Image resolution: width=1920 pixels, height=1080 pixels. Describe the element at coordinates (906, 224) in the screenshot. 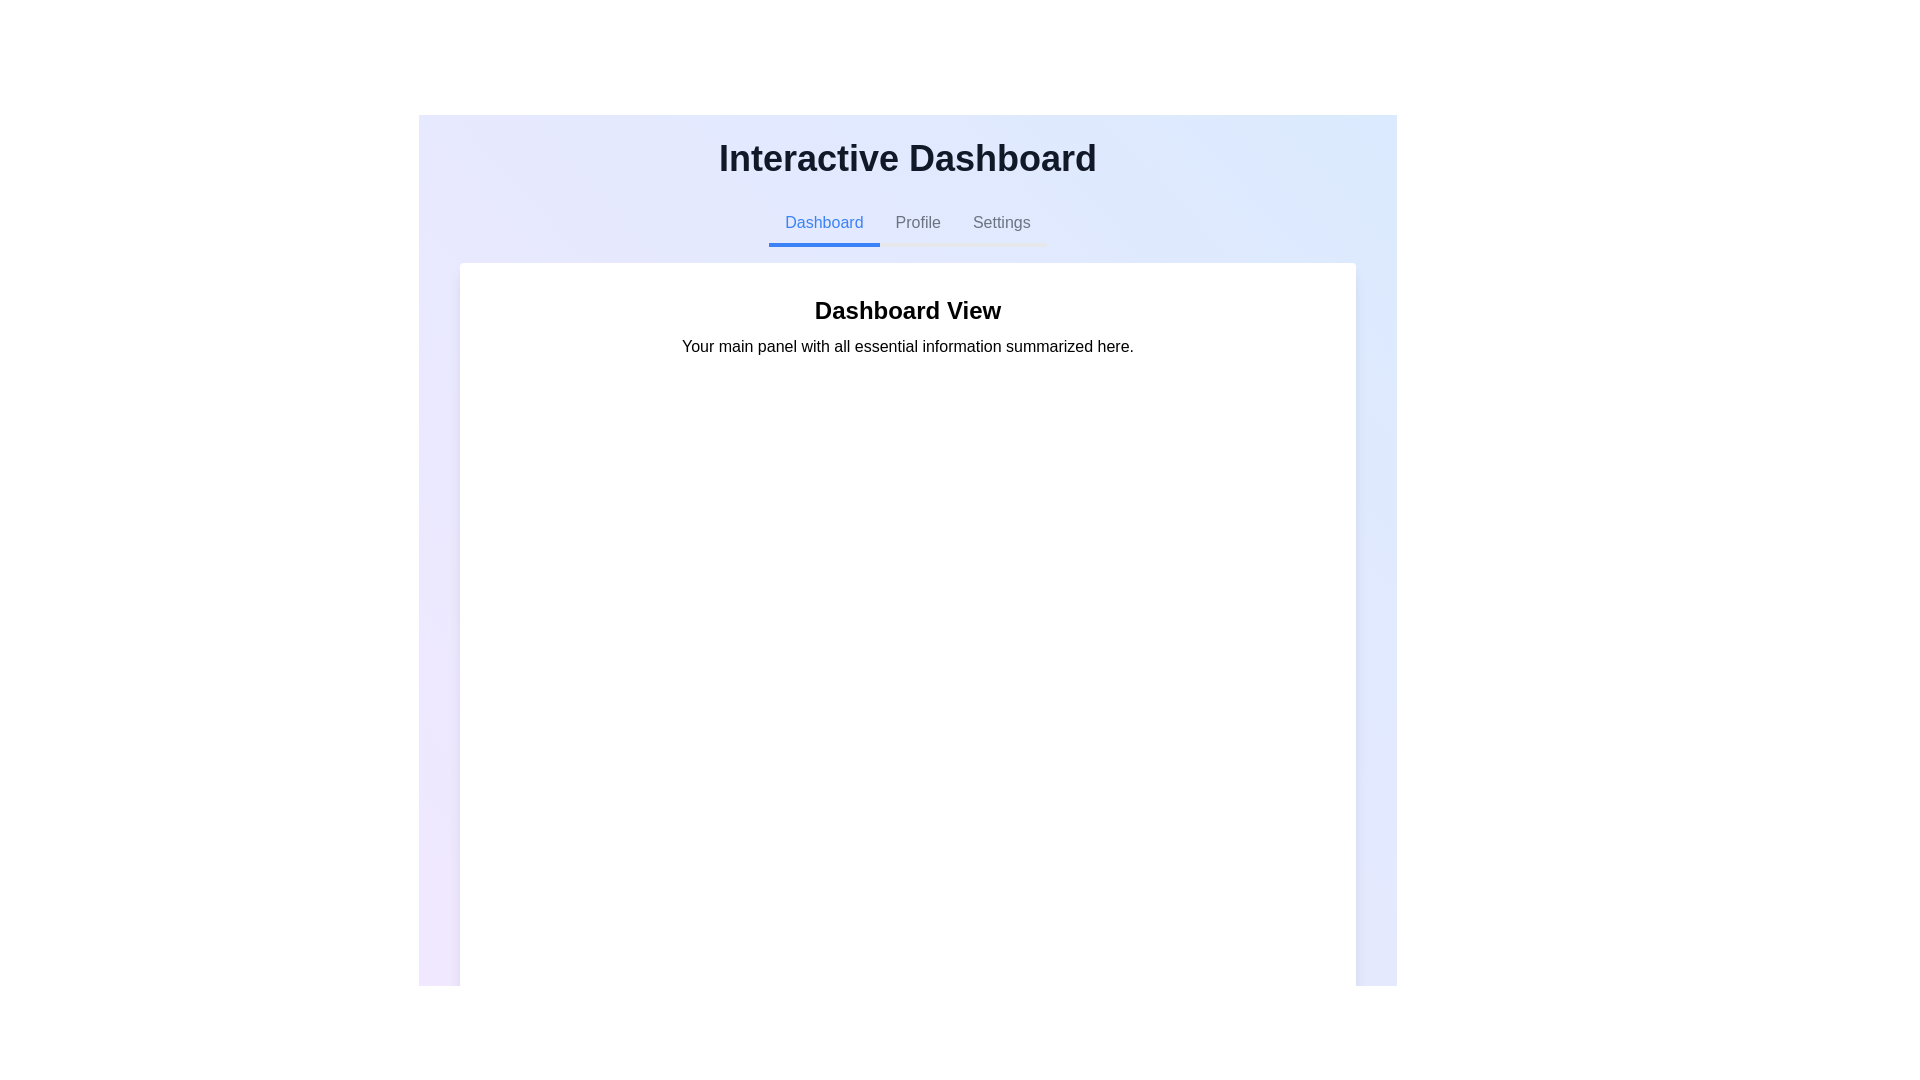

I see `the 'Profile' navigation tab` at that location.